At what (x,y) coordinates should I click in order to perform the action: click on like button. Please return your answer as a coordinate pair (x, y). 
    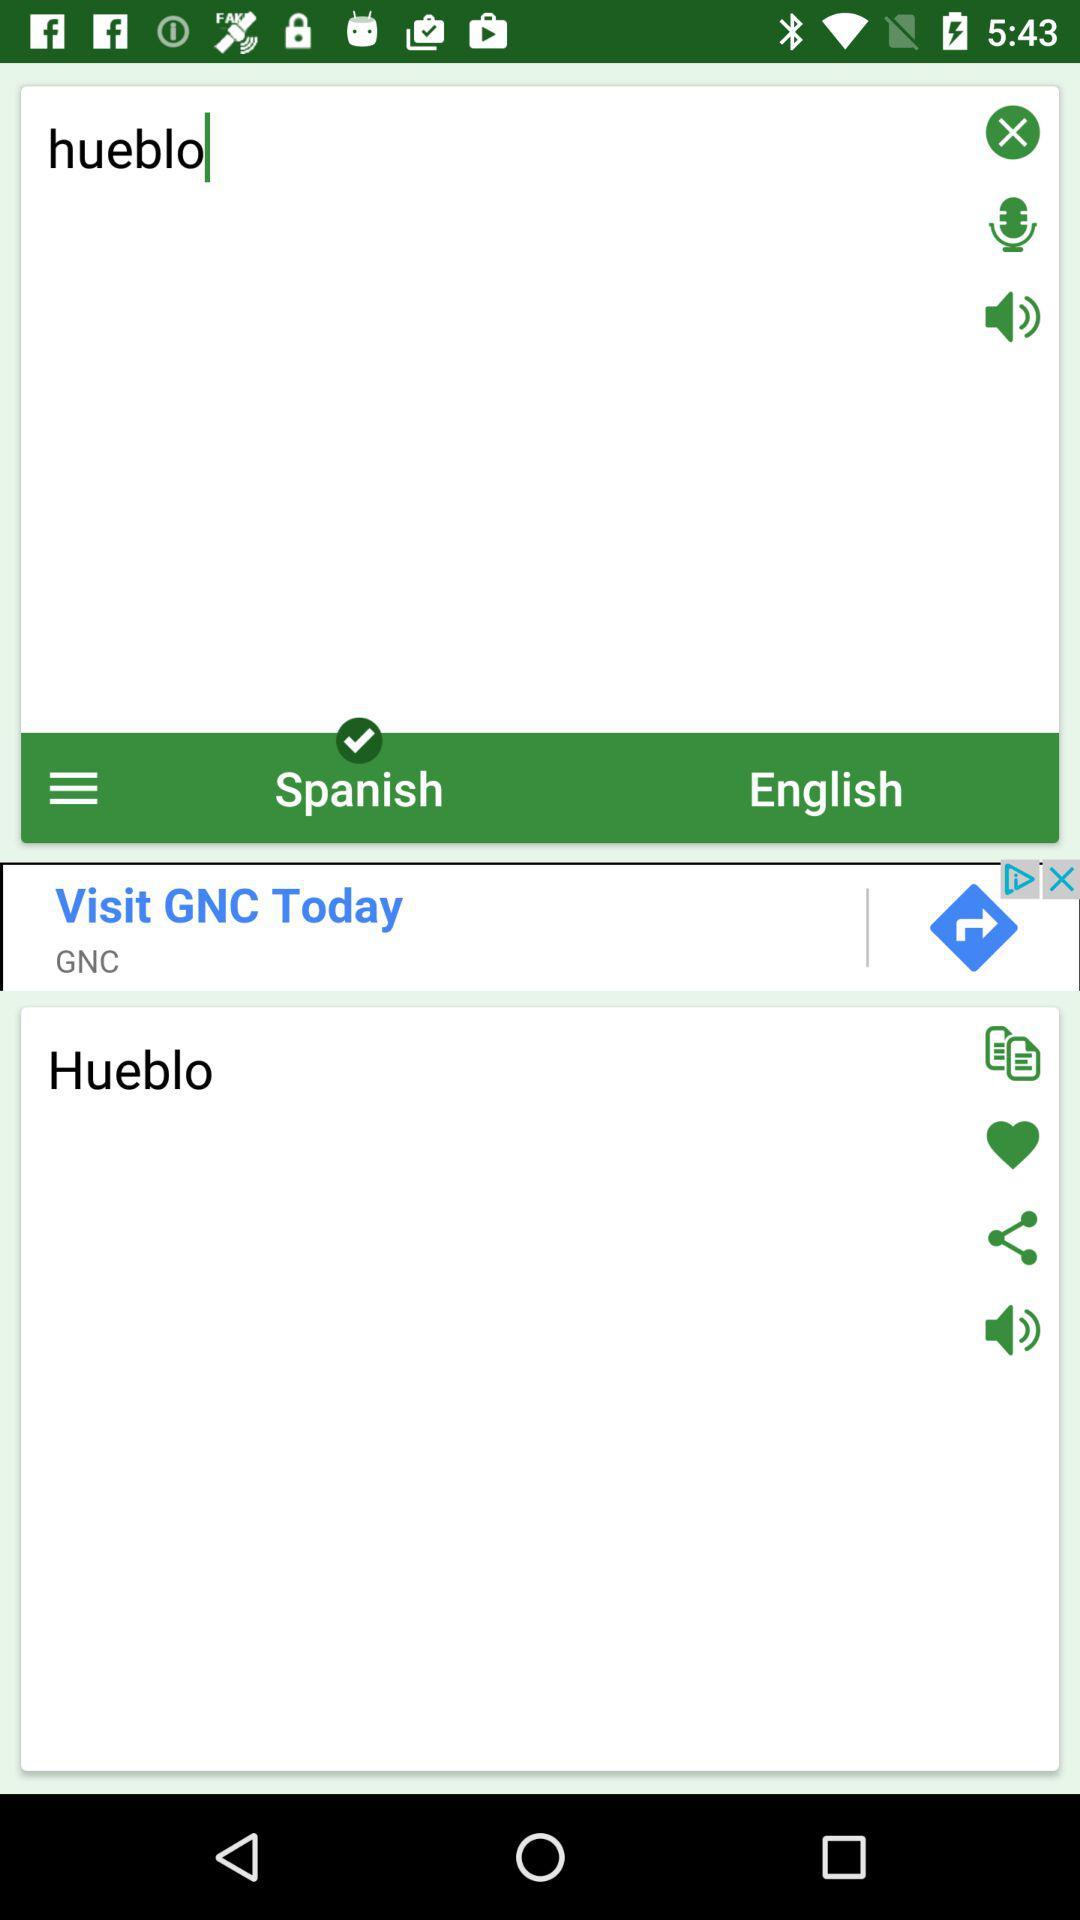
    Looking at the image, I should click on (1012, 1145).